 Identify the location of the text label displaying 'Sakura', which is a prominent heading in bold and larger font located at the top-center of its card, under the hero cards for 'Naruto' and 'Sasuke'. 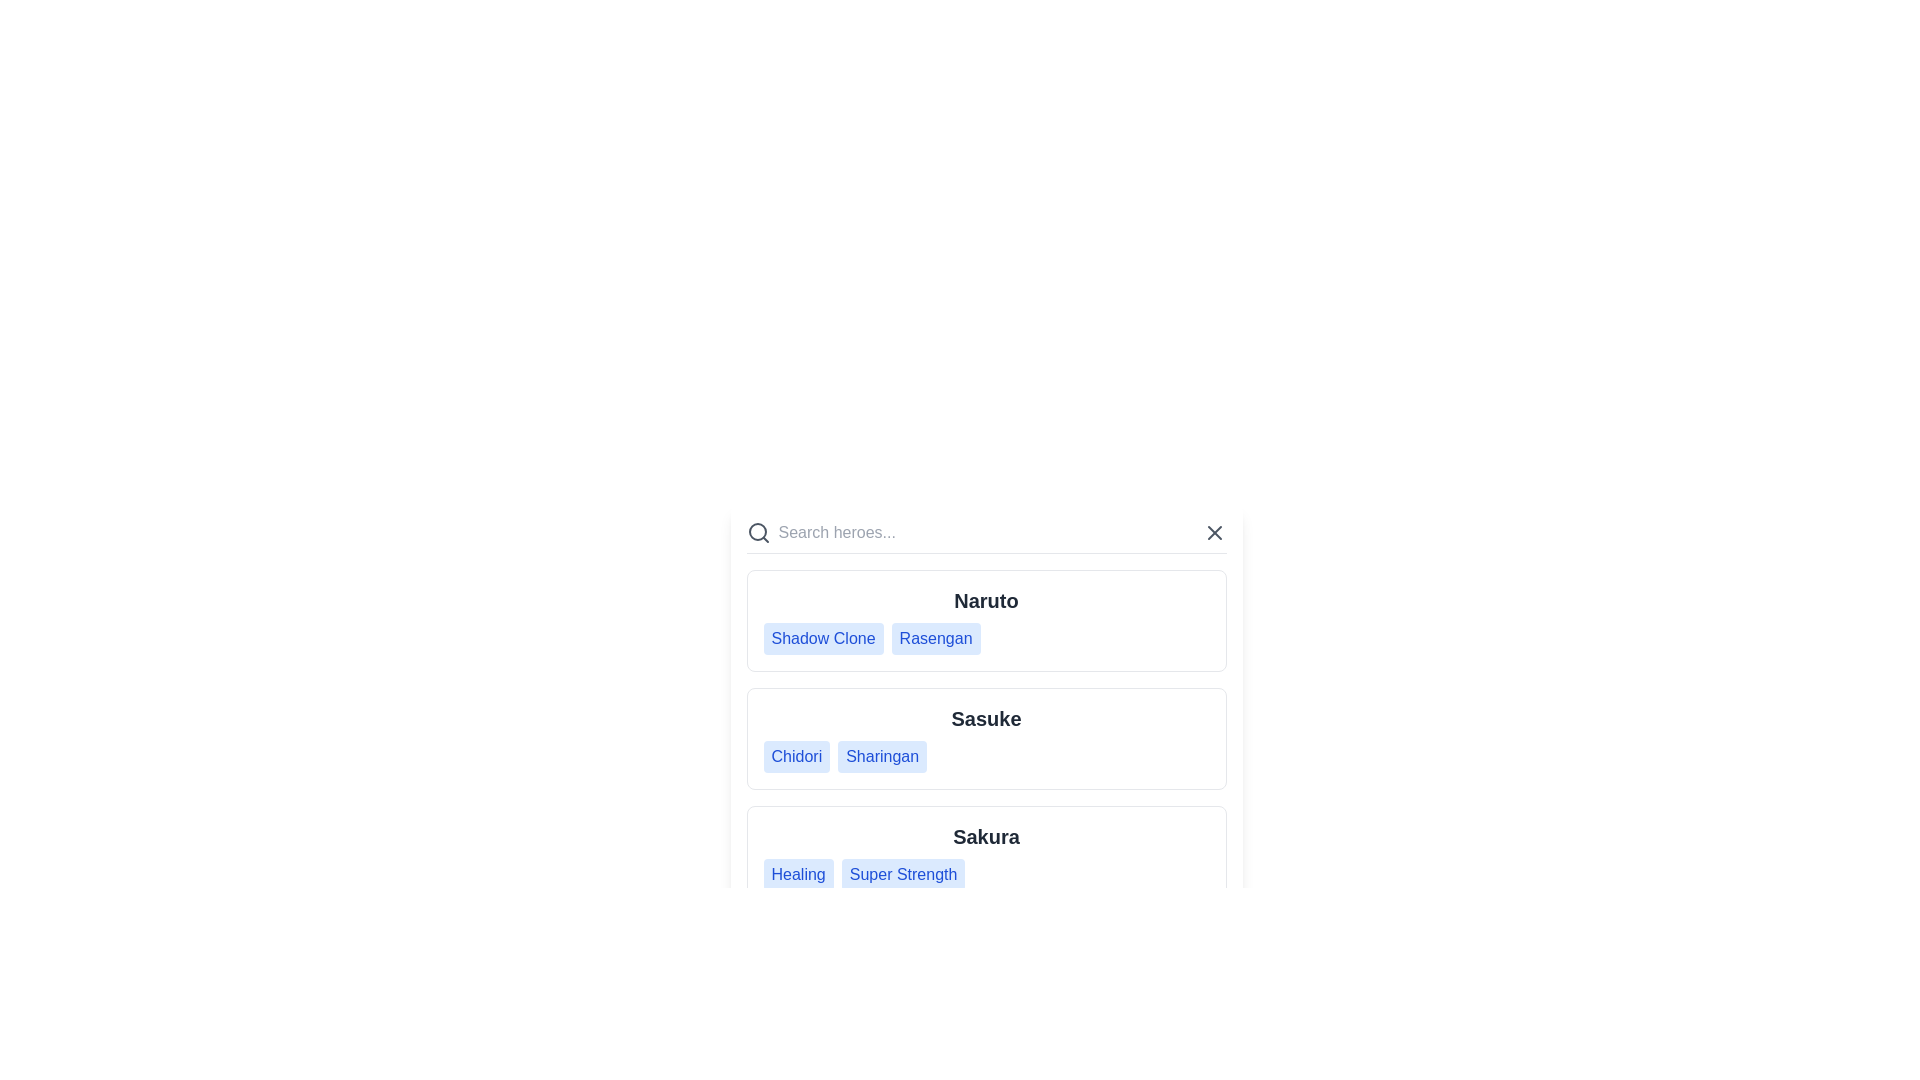
(986, 837).